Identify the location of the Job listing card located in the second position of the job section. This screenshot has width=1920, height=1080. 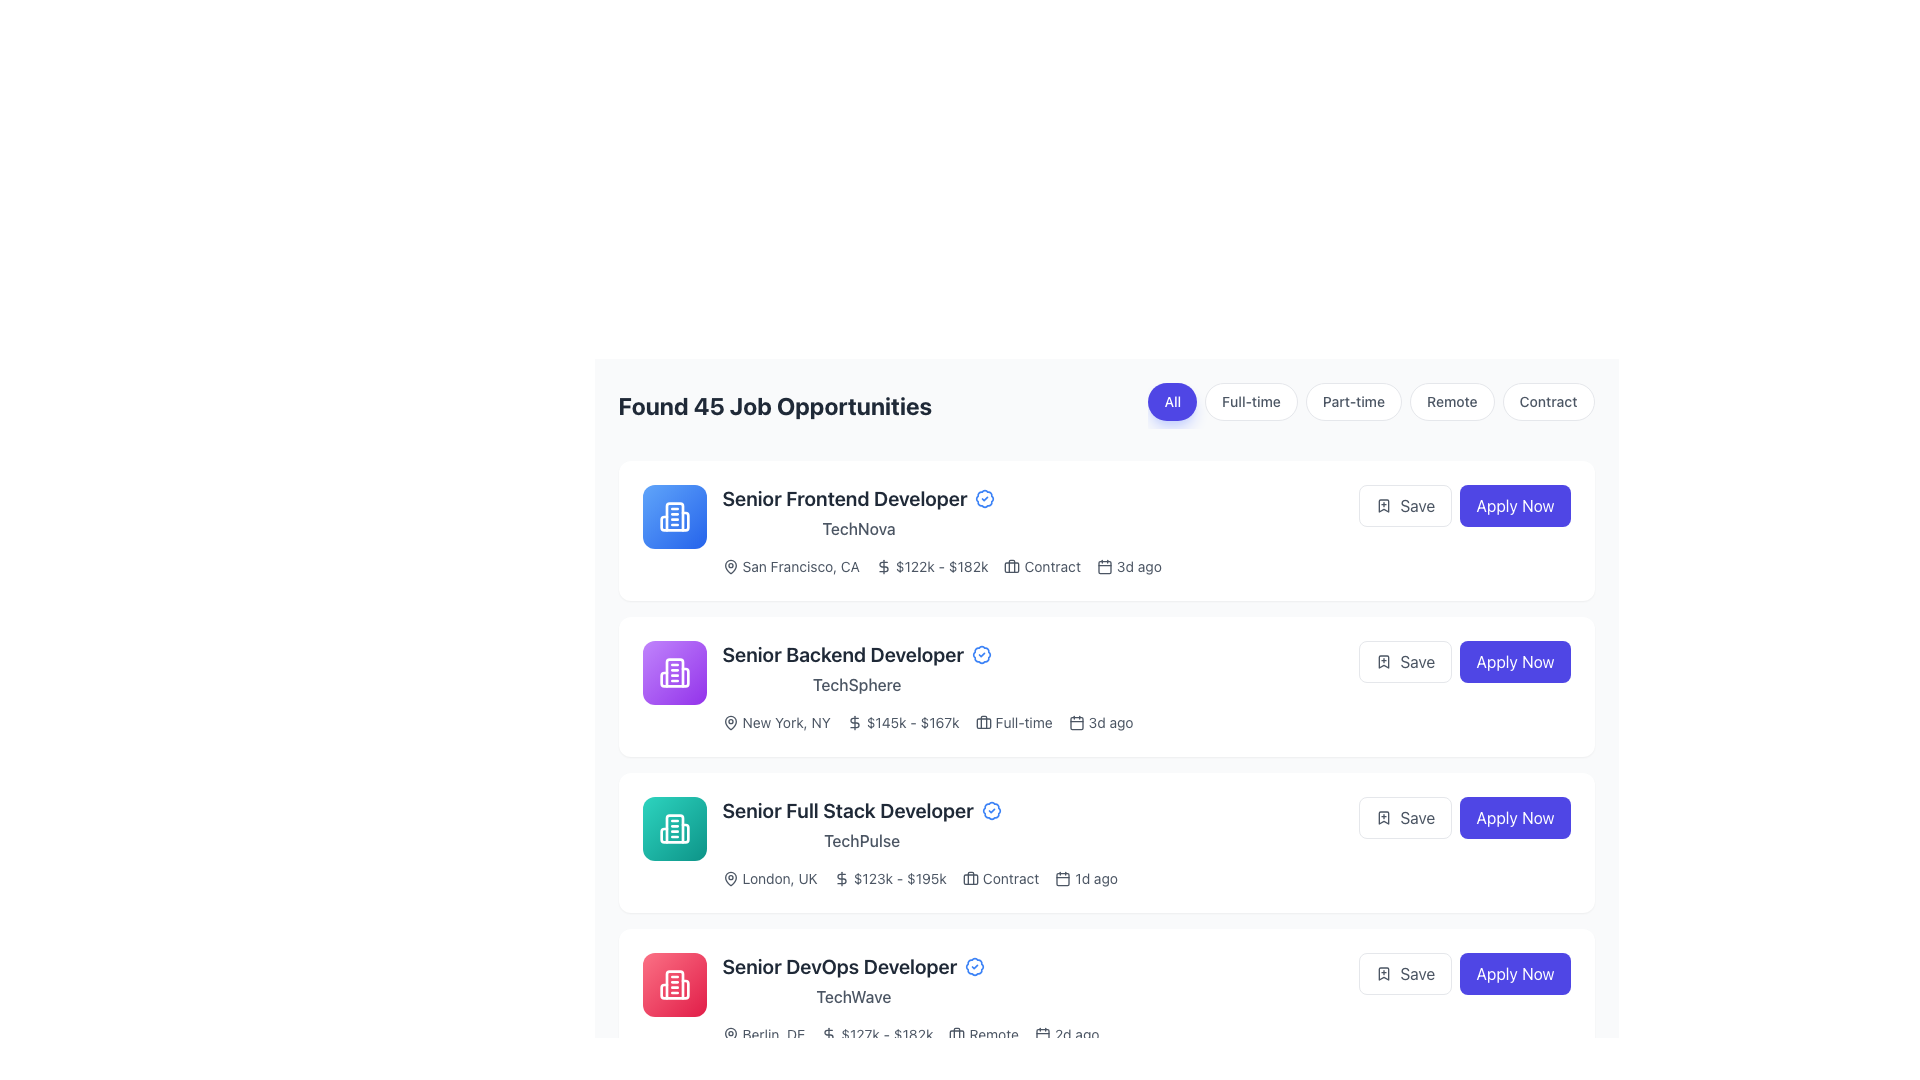
(1105, 685).